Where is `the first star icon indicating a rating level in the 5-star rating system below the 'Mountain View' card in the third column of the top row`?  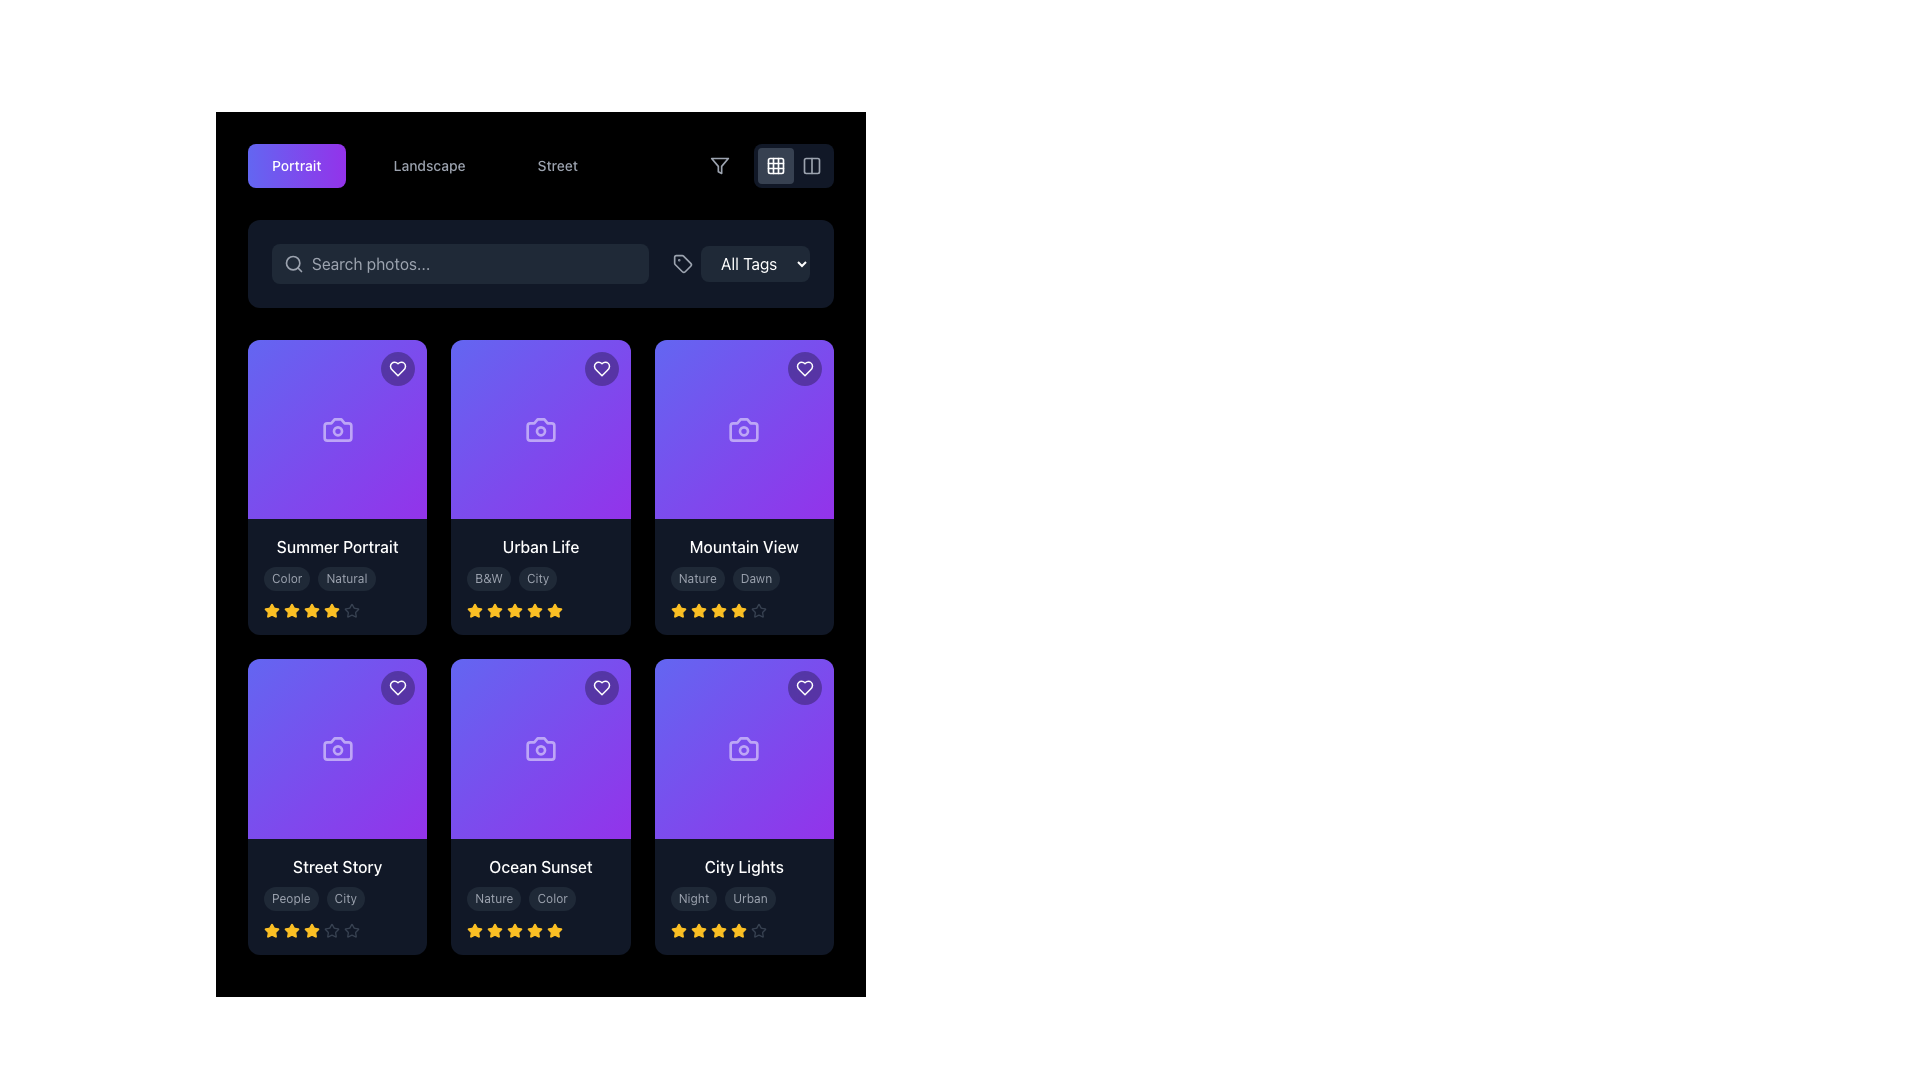 the first star icon indicating a rating level in the 5-star rating system below the 'Mountain View' card in the third column of the top row is located at coordinates (678, 610).